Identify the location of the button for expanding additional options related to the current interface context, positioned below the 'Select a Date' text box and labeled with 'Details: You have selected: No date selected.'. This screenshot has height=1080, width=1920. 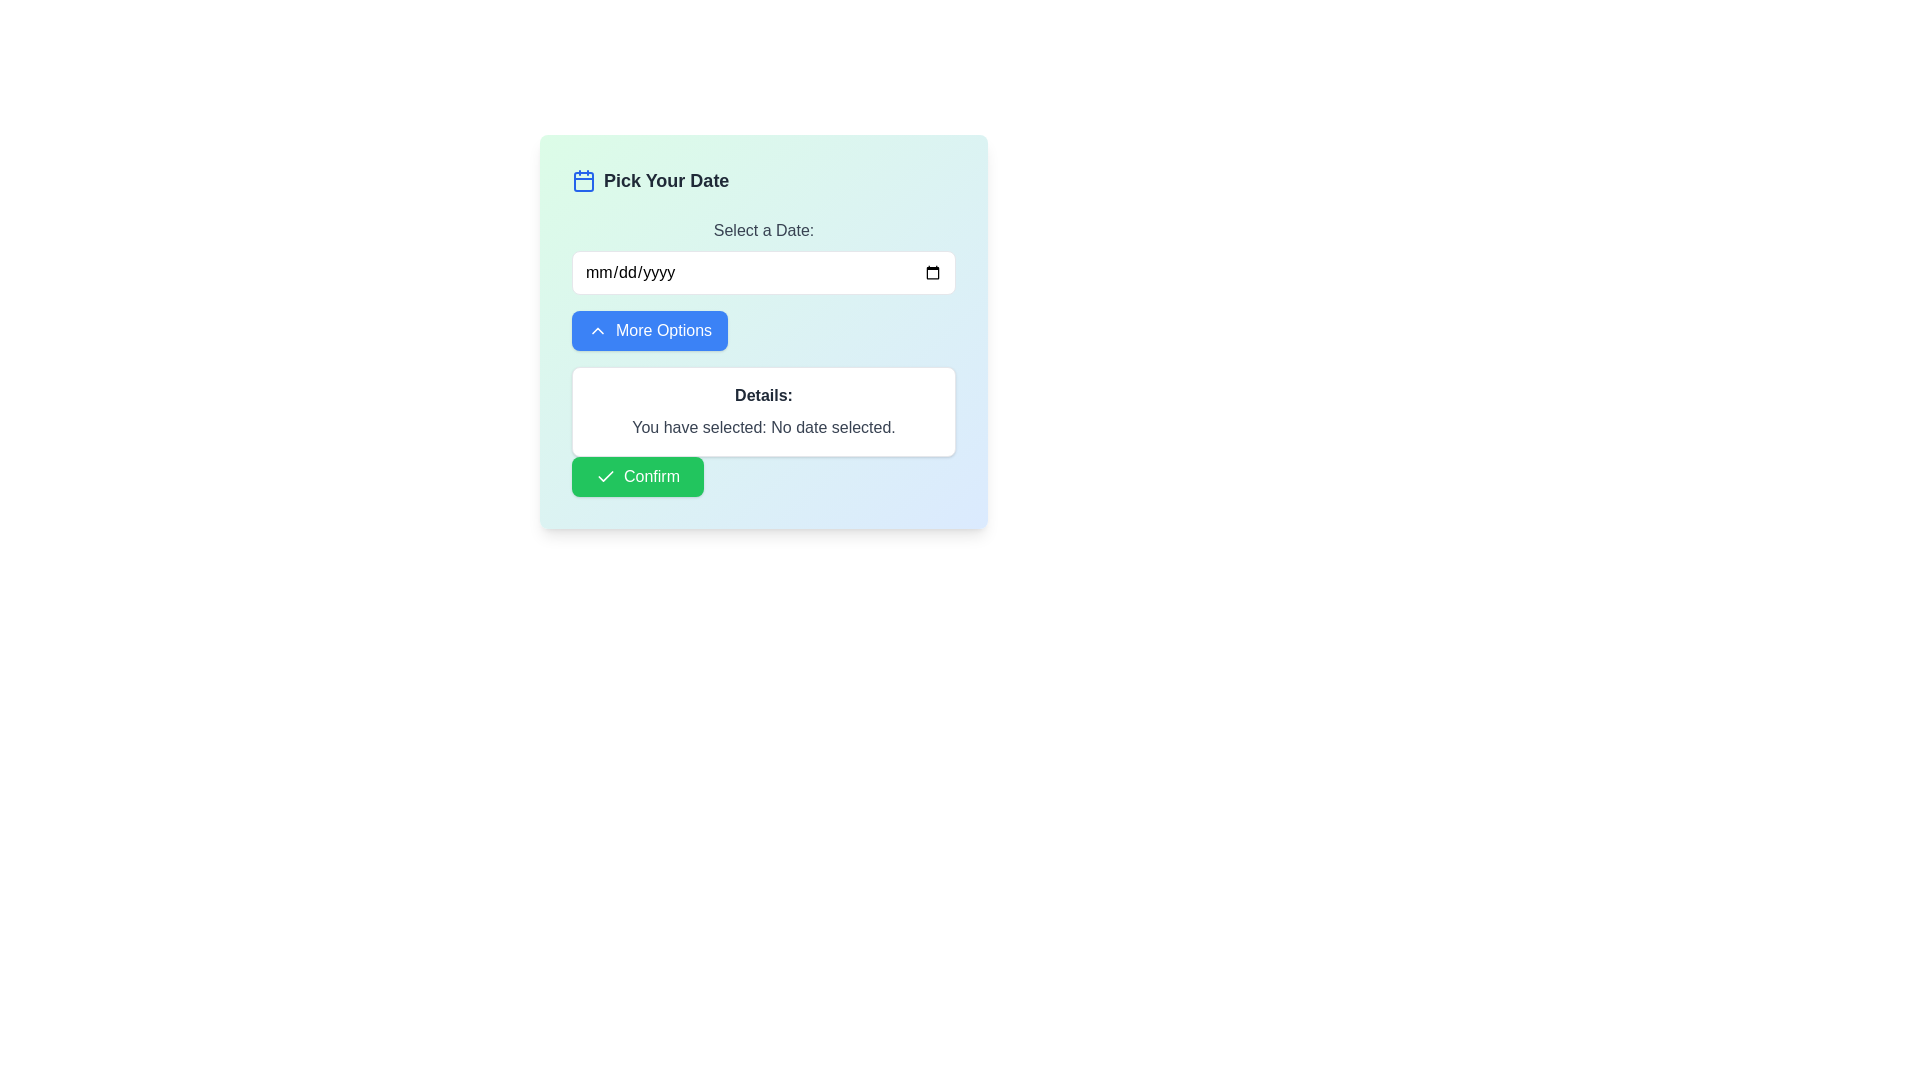
(650, 330).